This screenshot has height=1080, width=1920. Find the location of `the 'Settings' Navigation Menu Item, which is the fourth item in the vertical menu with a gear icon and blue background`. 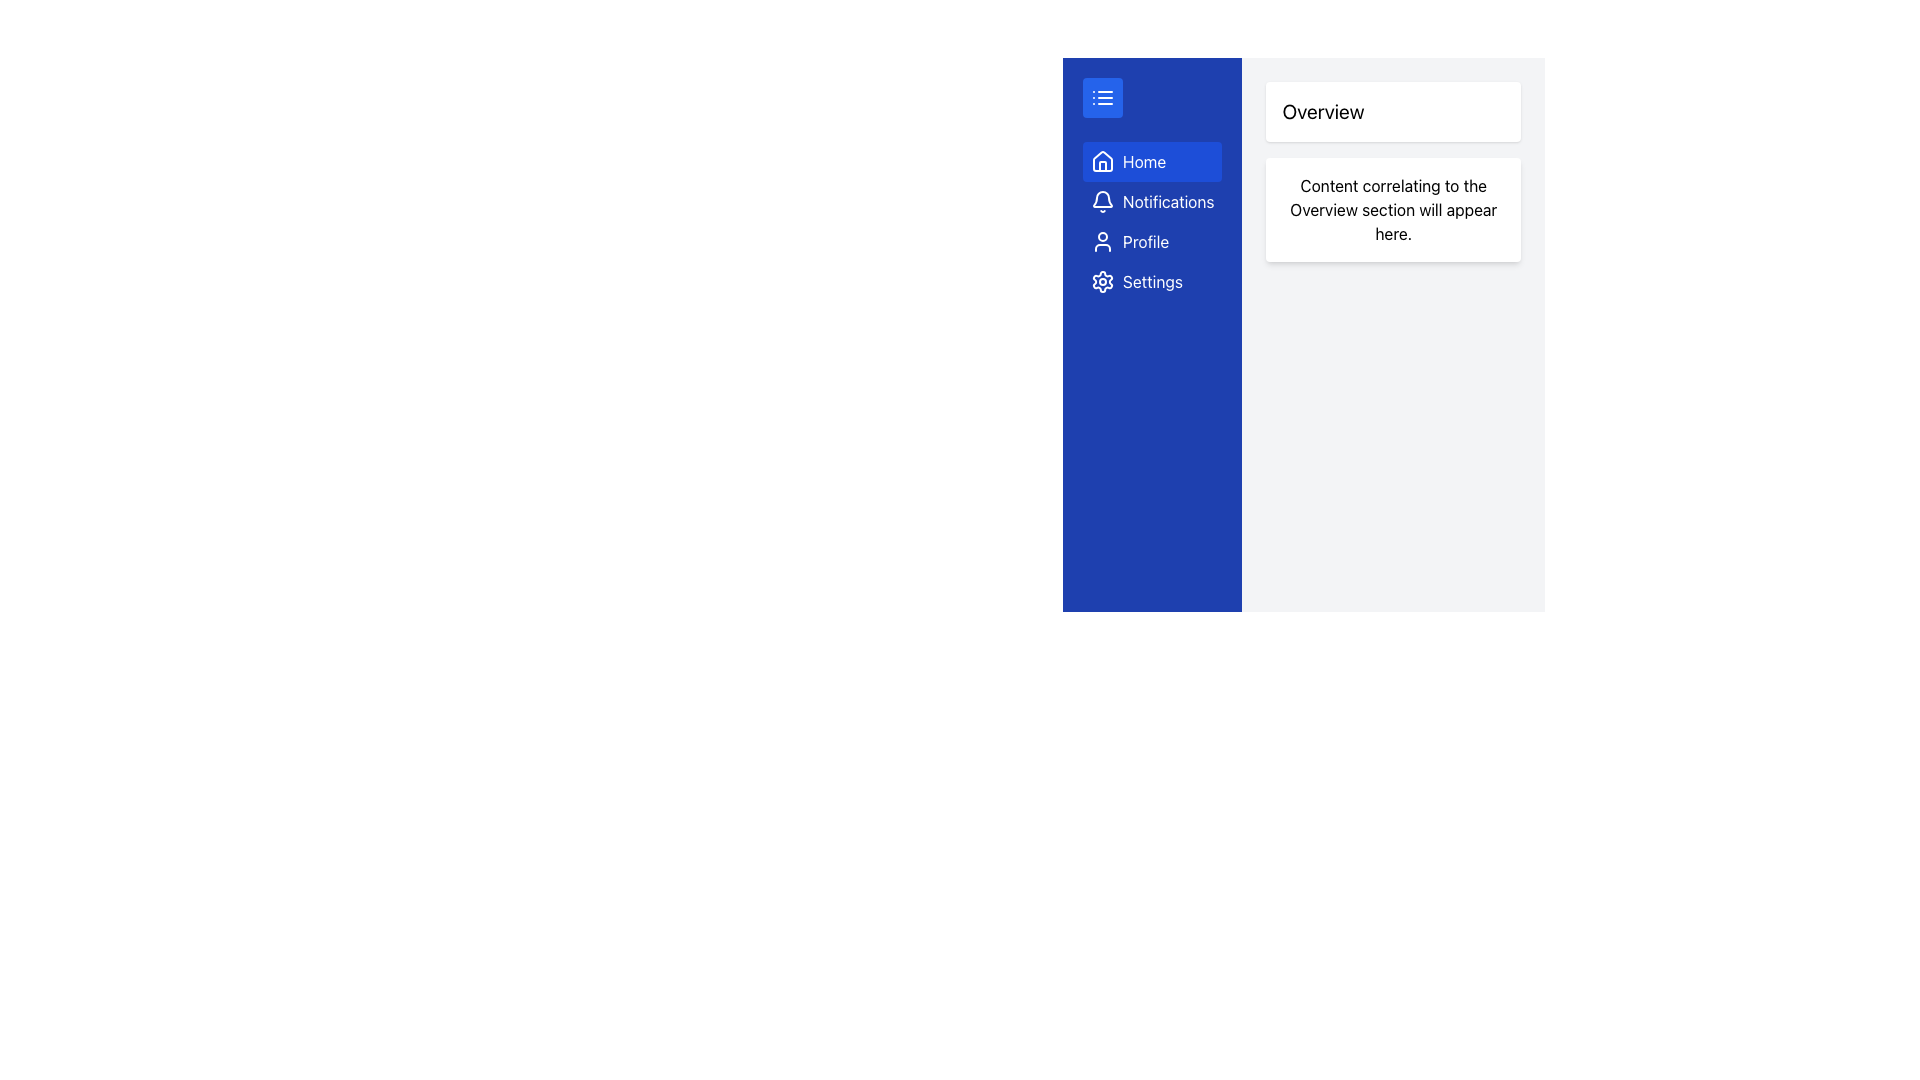

the 'Settings' Navigation Menu Item, which is the fourth item in the vertical menu with a gear icon and blue background is located at coordinates (1152, 281).